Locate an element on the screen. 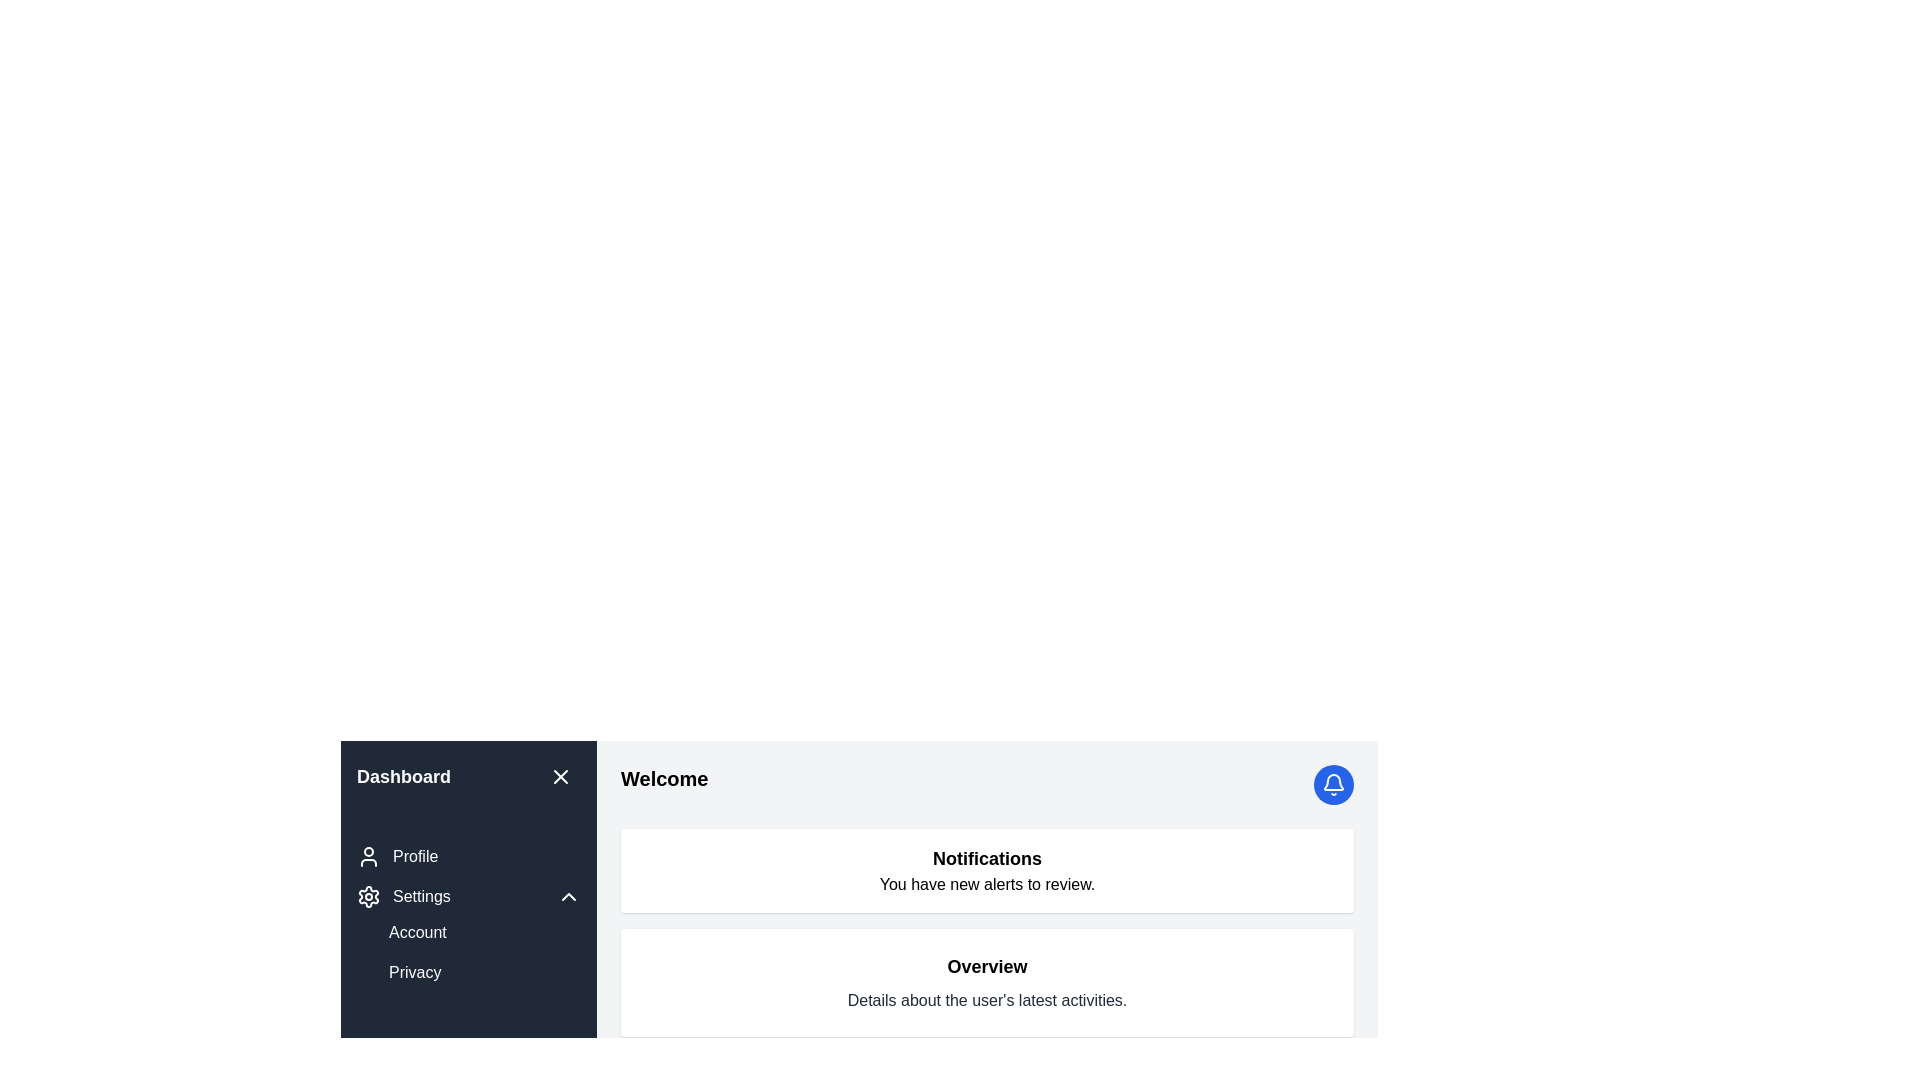 The height and width of the screenshot is (1080, 1920). the small cross icon button with a black background located at the top-right corner of the 'Dashboard' sidebar is located at coordinates (560, 775).